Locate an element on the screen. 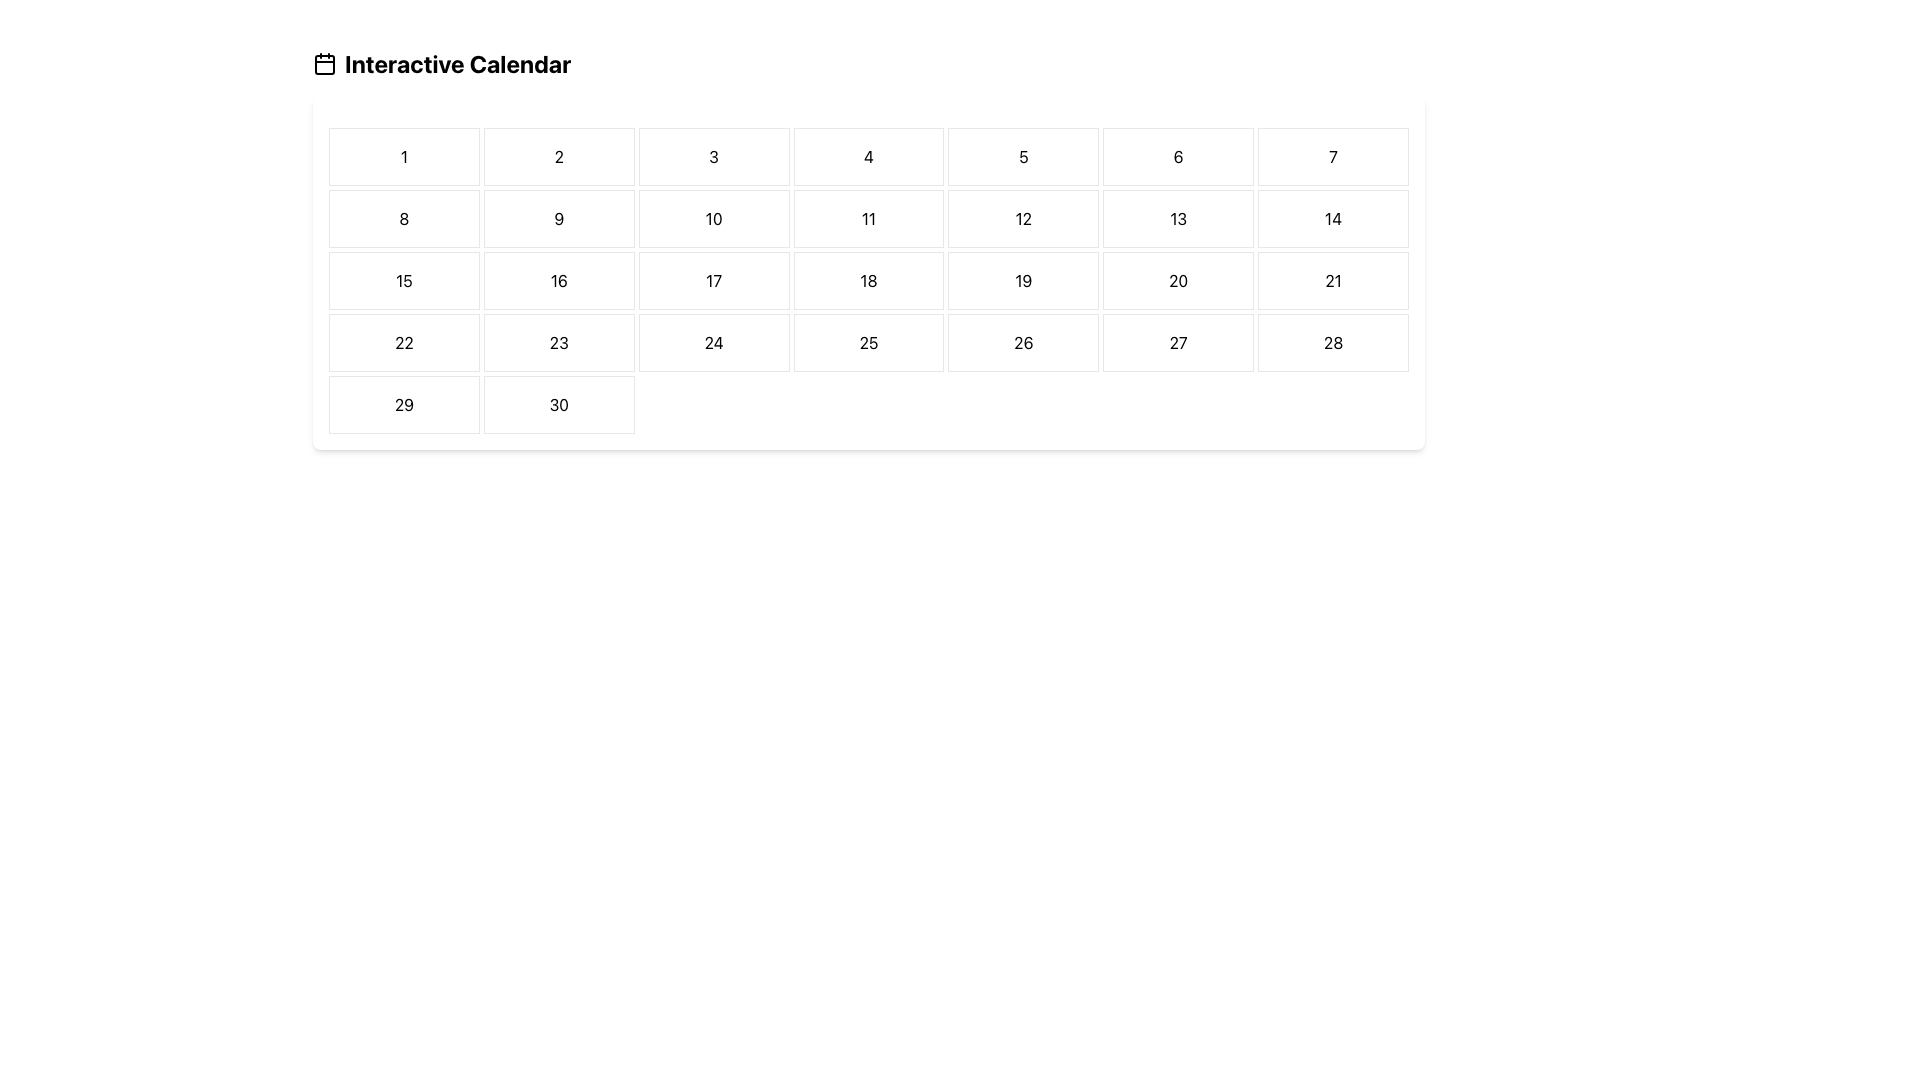 The height and width of the screenshot is (1080, 1920). the calendar date box displaying the number '22', which is located in the fourth row and first column of the calendar grid layout is located at coordinates (403, 342).